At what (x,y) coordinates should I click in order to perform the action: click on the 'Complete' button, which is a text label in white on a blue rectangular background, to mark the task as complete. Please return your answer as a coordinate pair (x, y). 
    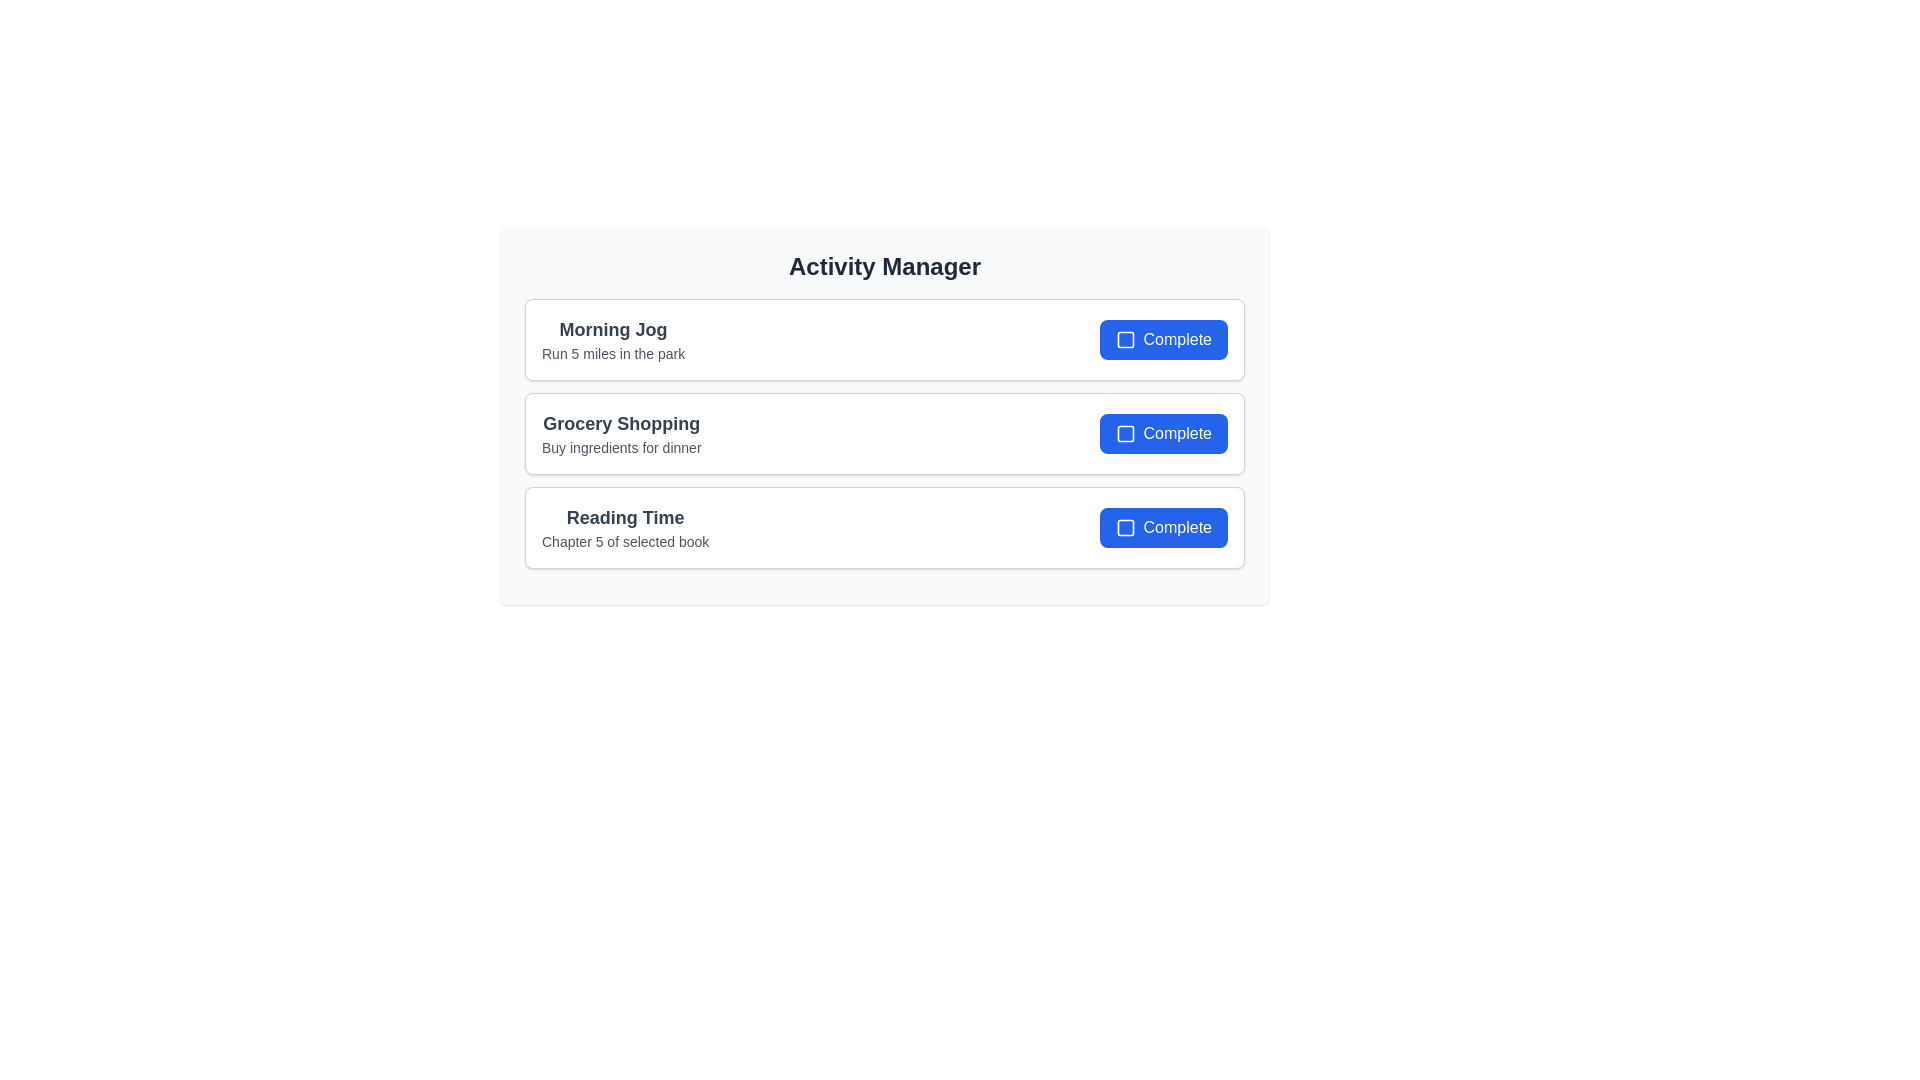
    Looking at the image, I should click on (1177, 433).